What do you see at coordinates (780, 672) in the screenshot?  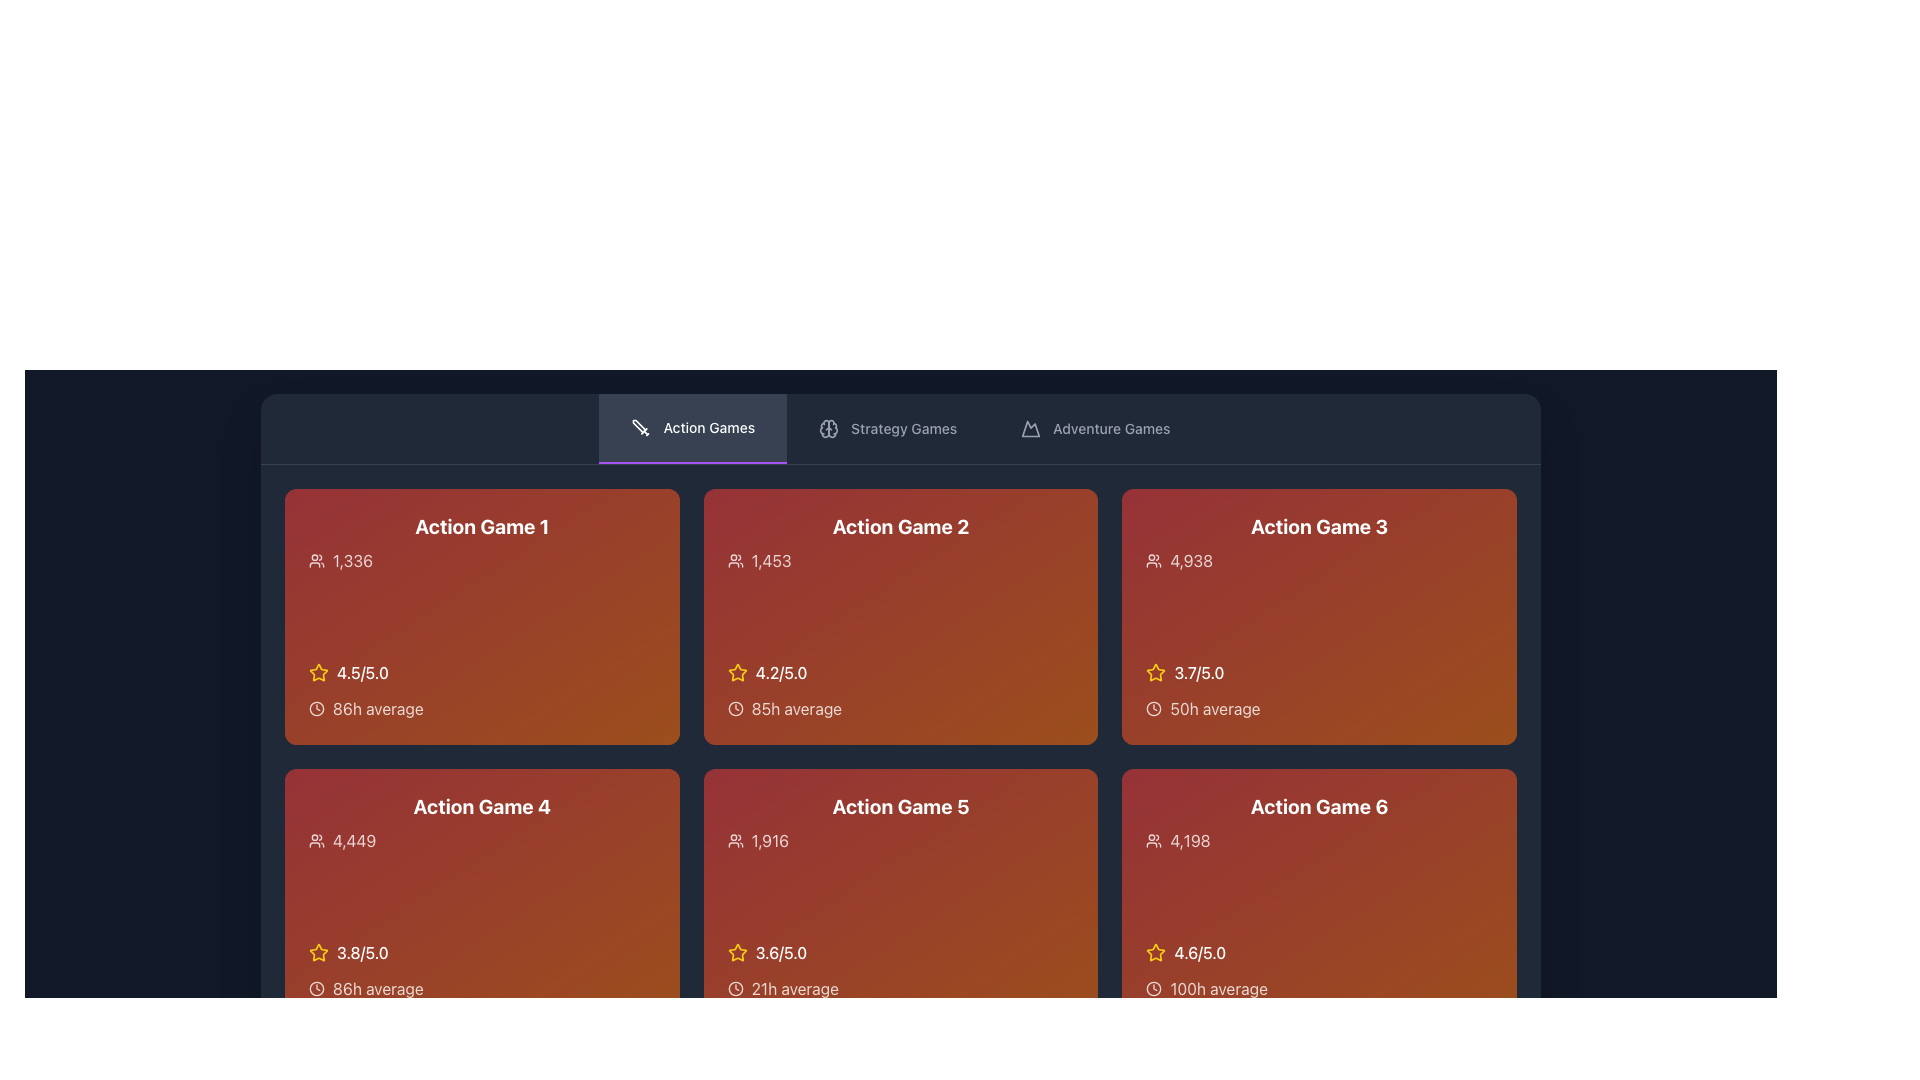 I see `the static text displaying the rating '4.2/5.0' in white color, located in the second card of the top row, immediately to the right of the yellow star icon` at bounding box center [780, 672].